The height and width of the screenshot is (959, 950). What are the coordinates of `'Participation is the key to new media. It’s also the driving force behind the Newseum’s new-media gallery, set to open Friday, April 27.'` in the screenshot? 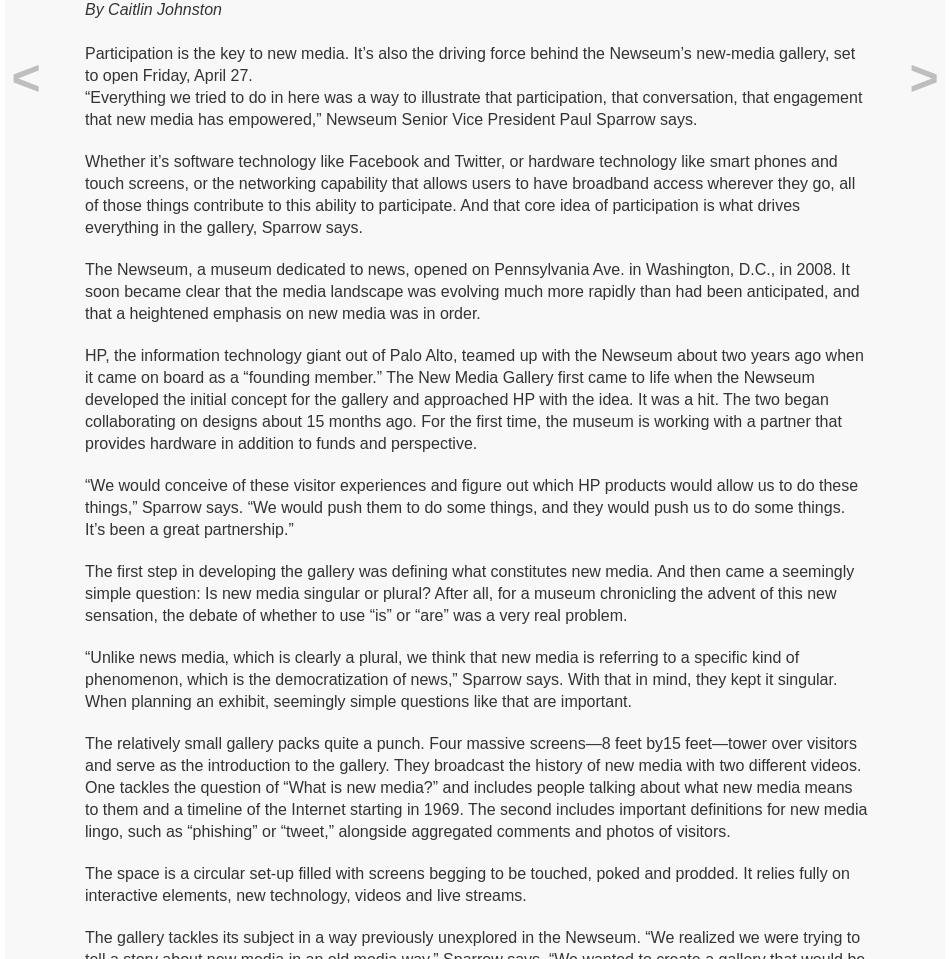 It's located at (468, 62).